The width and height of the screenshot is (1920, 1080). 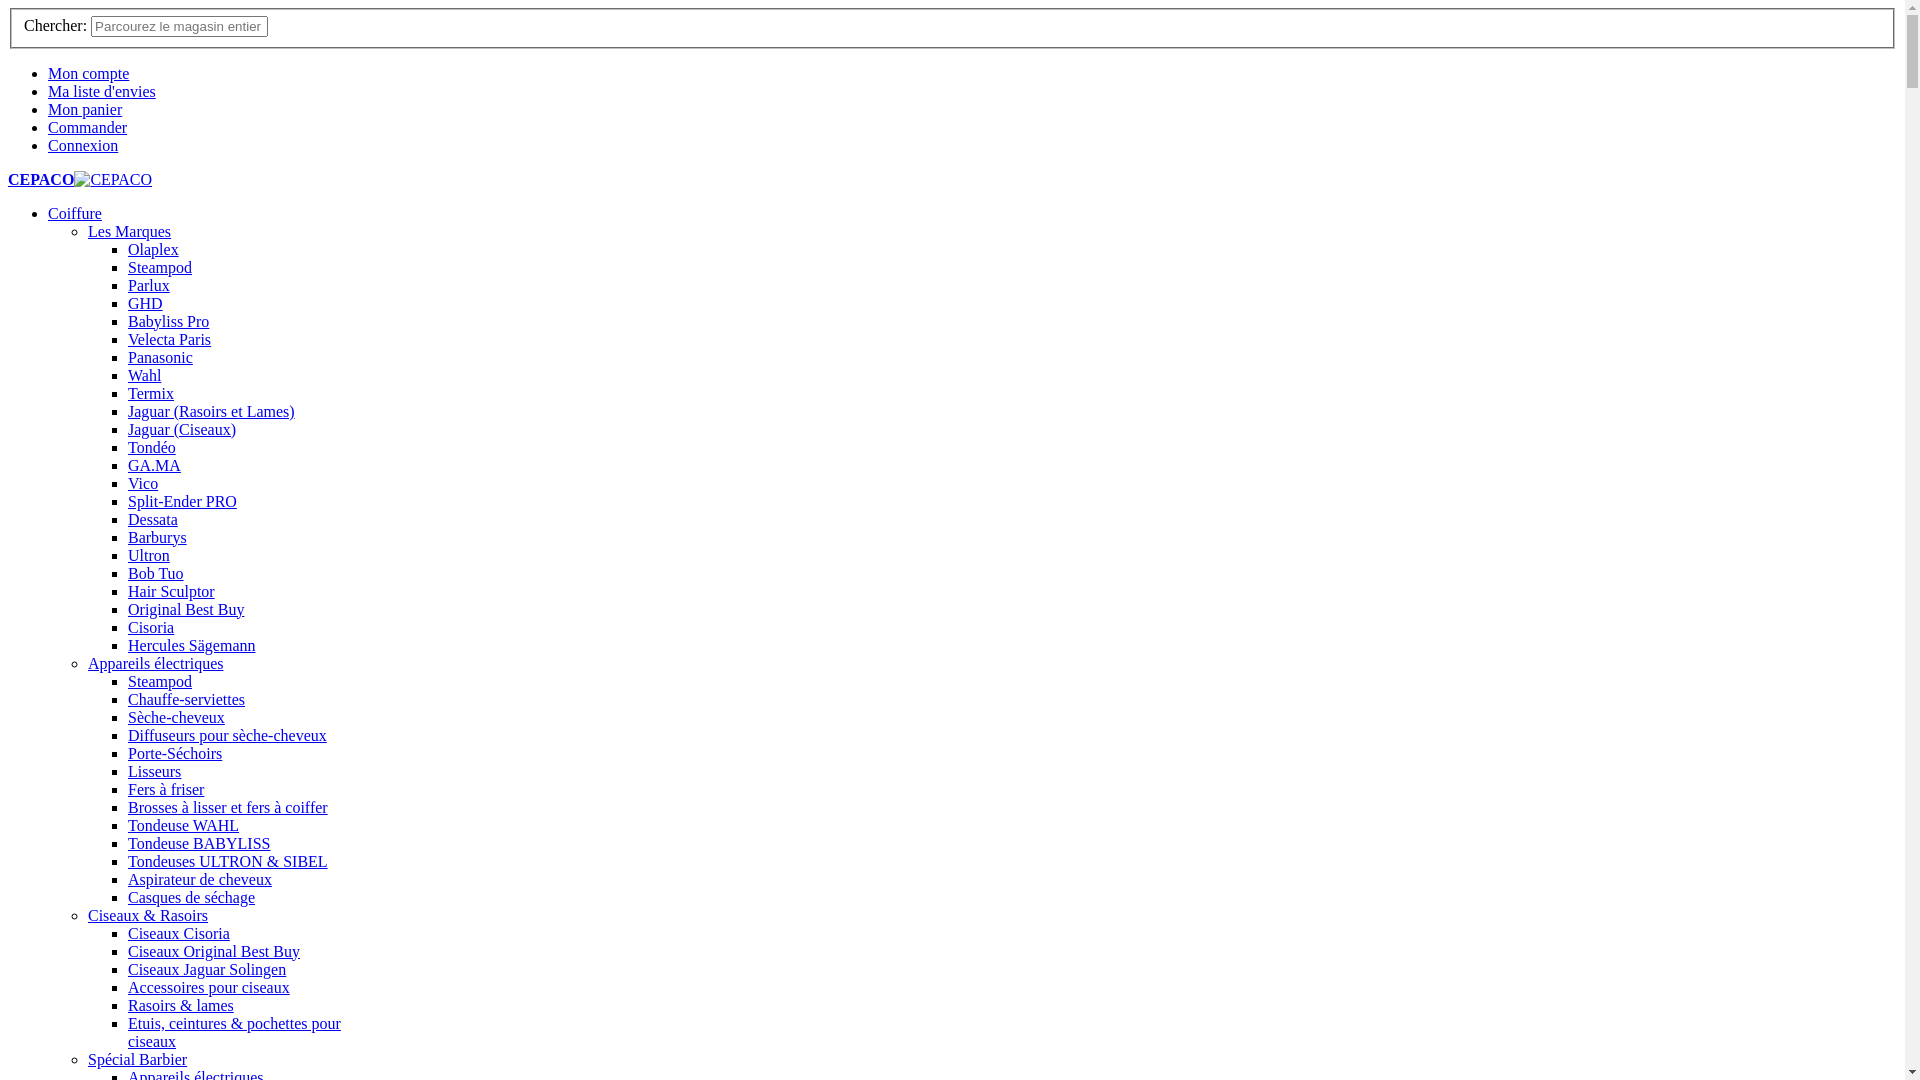 I want to click on 'Ciseaux Jaguar Solingen', so click(x=206, y=968).